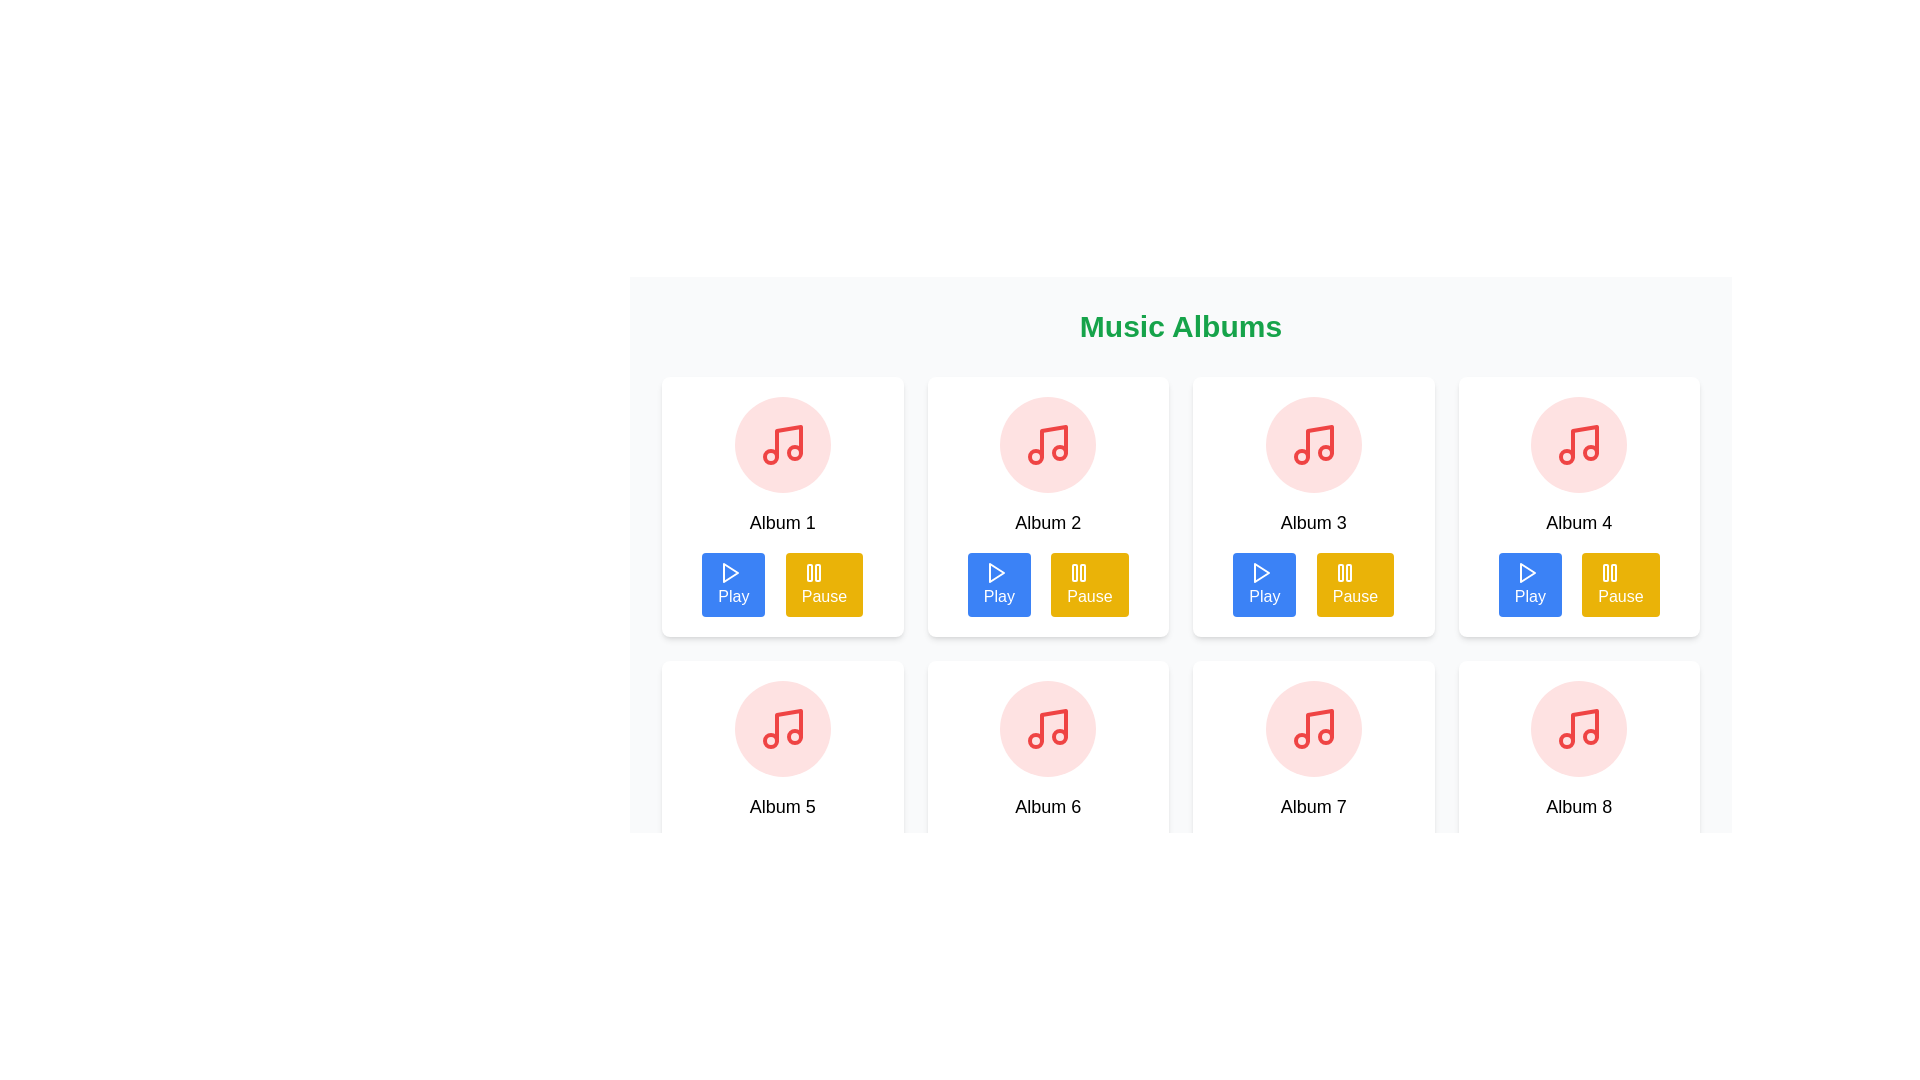 This screenshot has width=1920, height=1080. What do you see at coordinates (995, 573) in the screenshot?
I see `the triangular play button icon located within the second blue 'Play' button under 'Album 2' in the top row of the grid layout` at bounding box center [995, 573].